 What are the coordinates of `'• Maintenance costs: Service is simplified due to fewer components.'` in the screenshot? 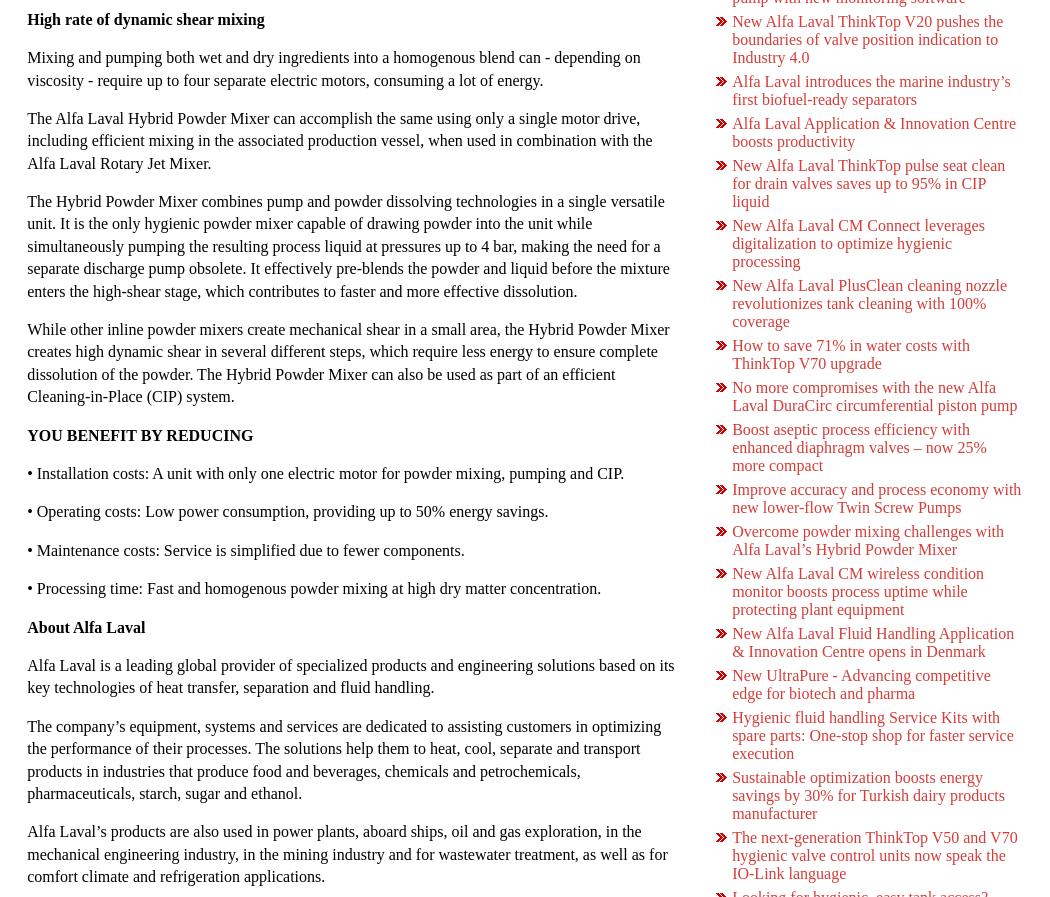 It's located at (245, 549).